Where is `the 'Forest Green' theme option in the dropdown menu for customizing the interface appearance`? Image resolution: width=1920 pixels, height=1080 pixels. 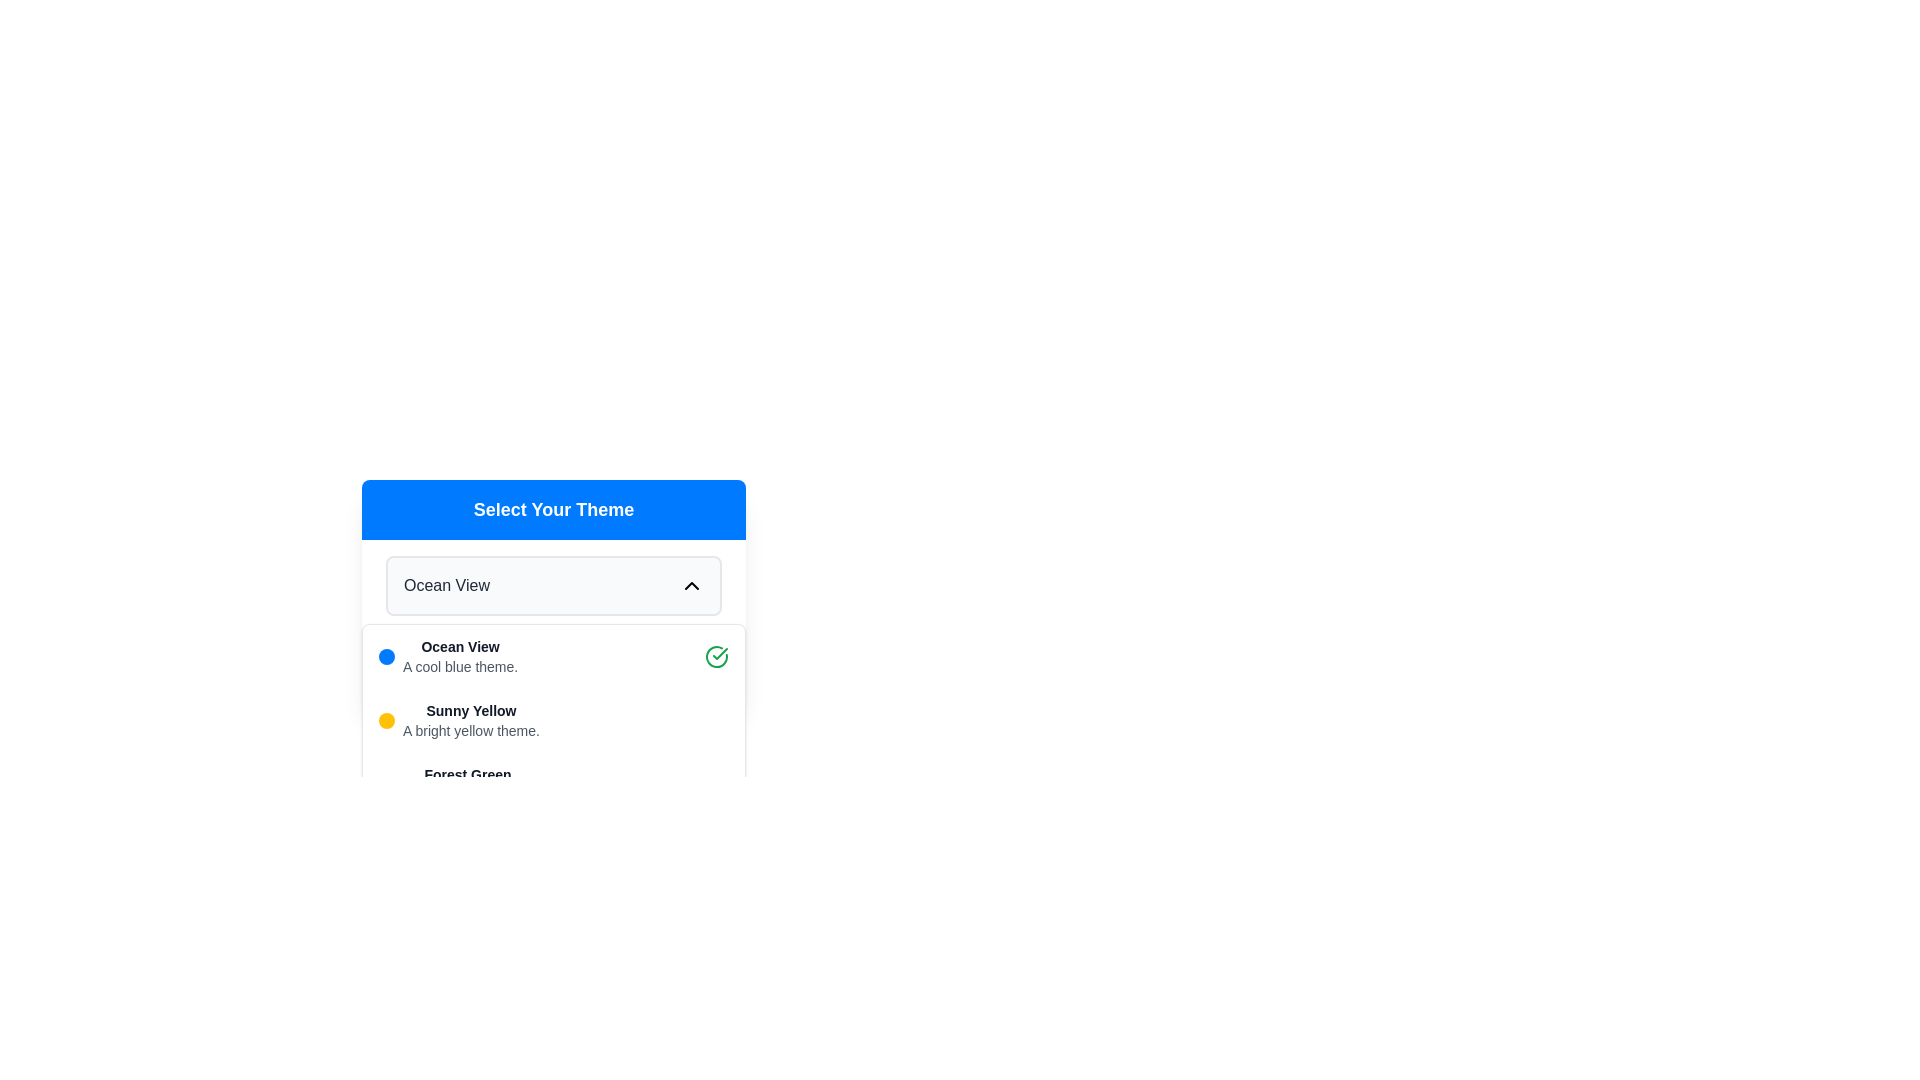 the 'Forest Green' theme option in the dropdown menu for customizing the interface appearance is located at coordinates (455, 784).